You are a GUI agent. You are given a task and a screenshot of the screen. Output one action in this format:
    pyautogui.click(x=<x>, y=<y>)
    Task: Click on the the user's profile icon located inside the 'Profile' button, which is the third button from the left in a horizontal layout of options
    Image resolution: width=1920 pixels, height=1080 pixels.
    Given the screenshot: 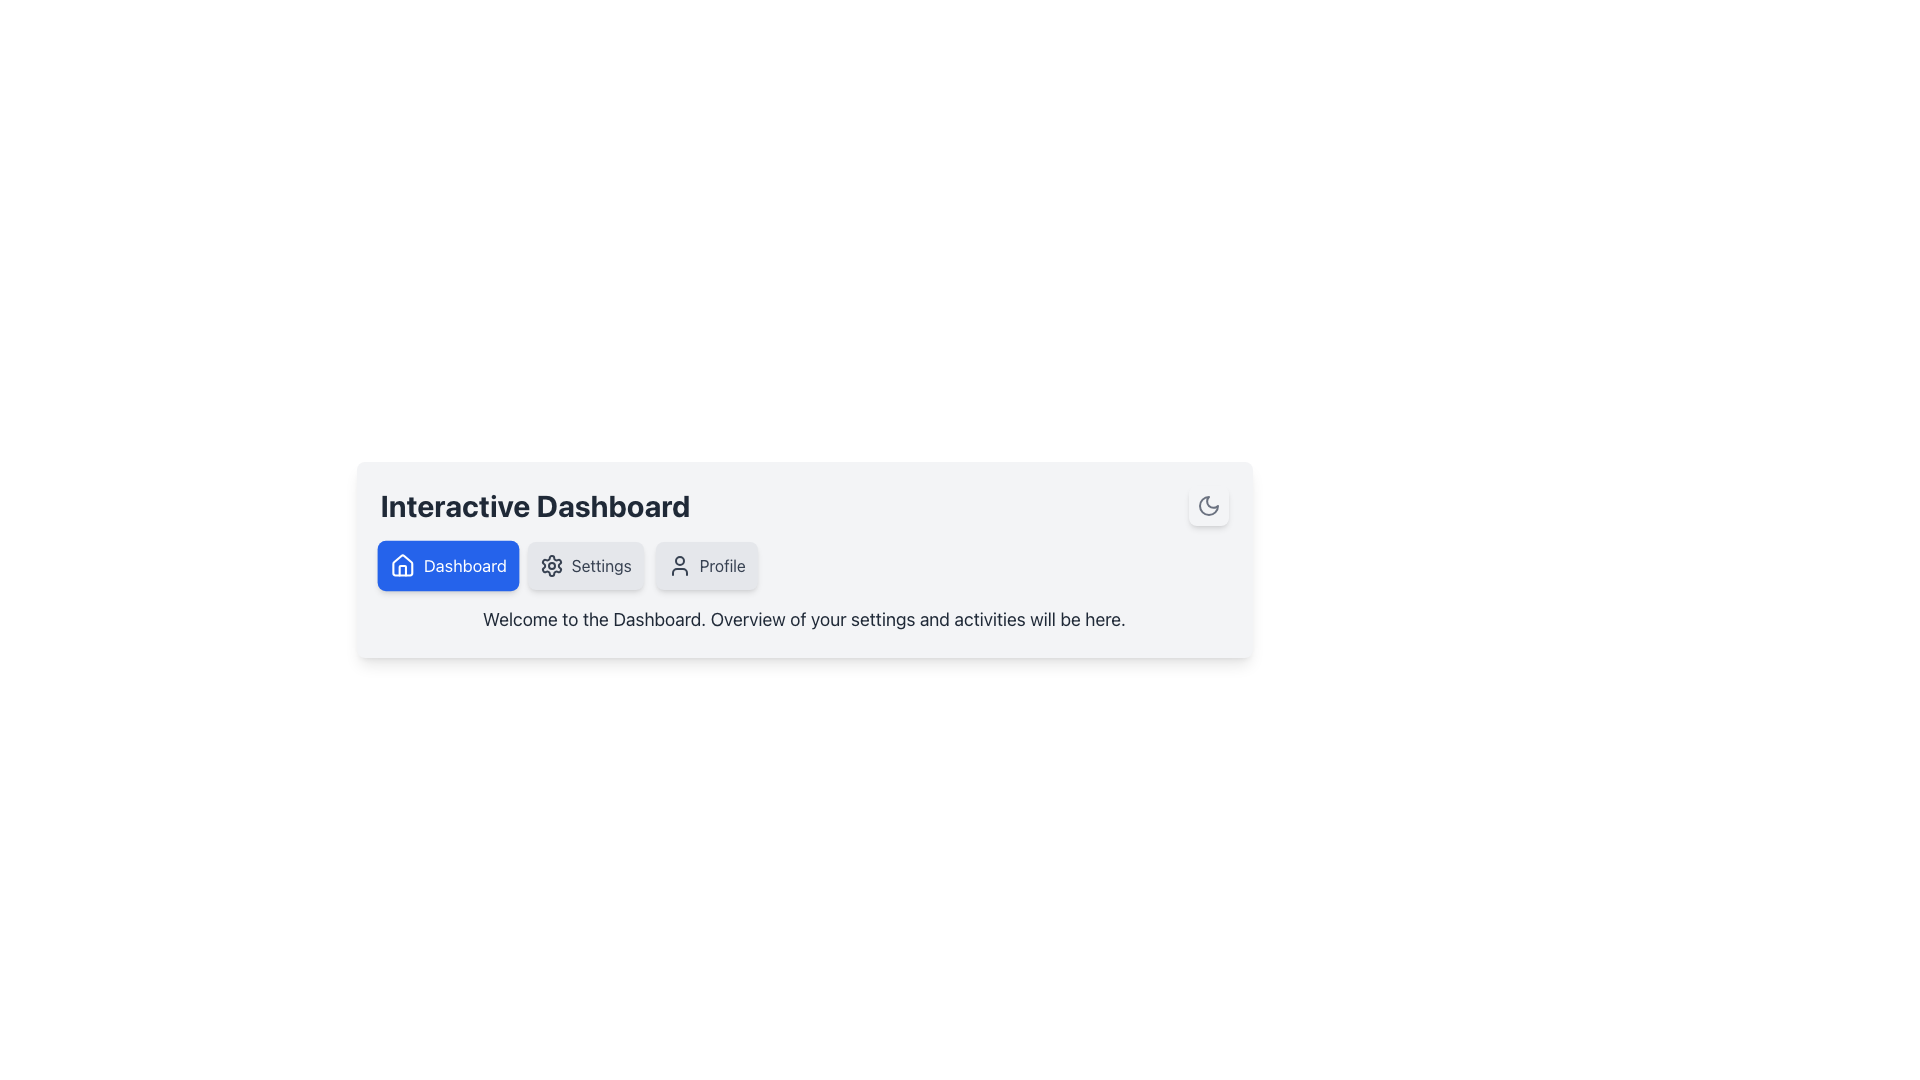 What is the action you would take?
    pyautogui.click(x=679, y=566)
    